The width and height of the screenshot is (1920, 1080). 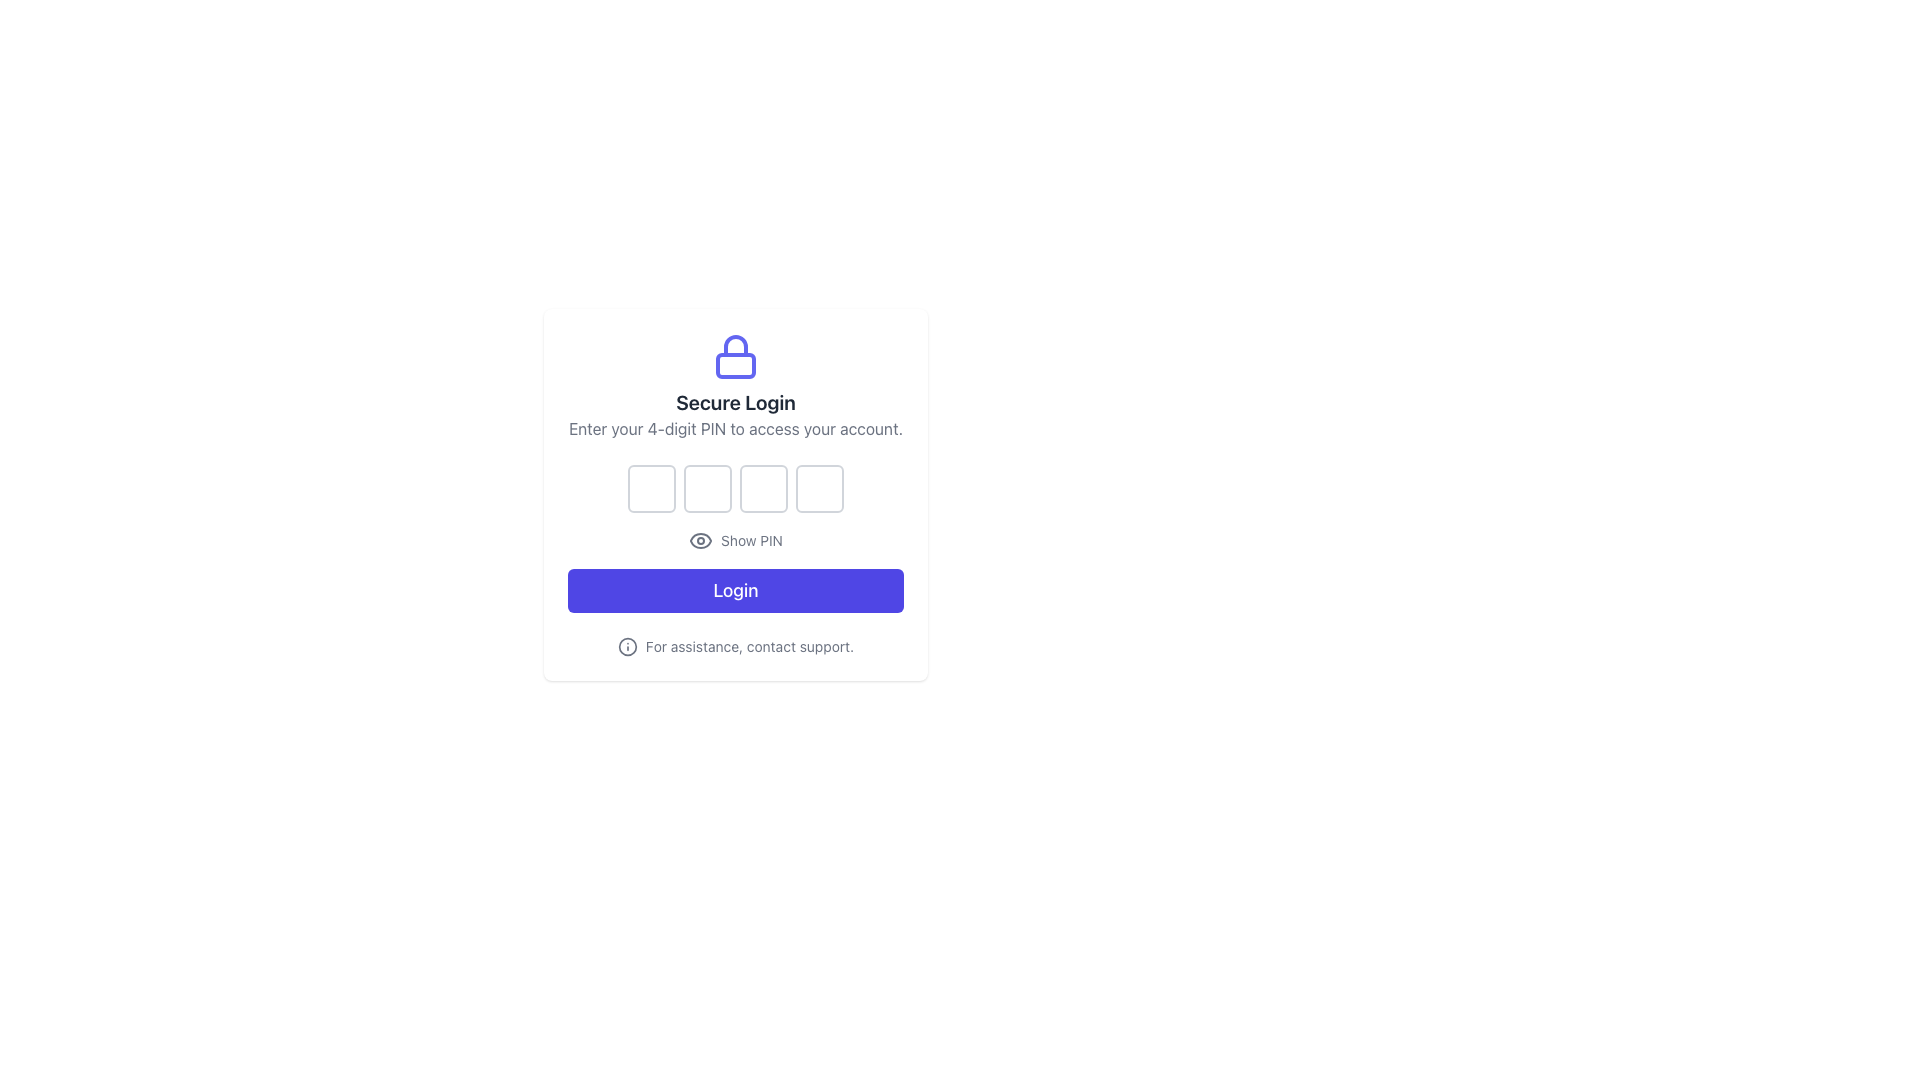 What do you see at coordinates (701, 540) in the screenshot?
I see `the eye-shaped toggle icon located to the left of the 'Show PIN' text within the login form` at bounding box center [701, 540].